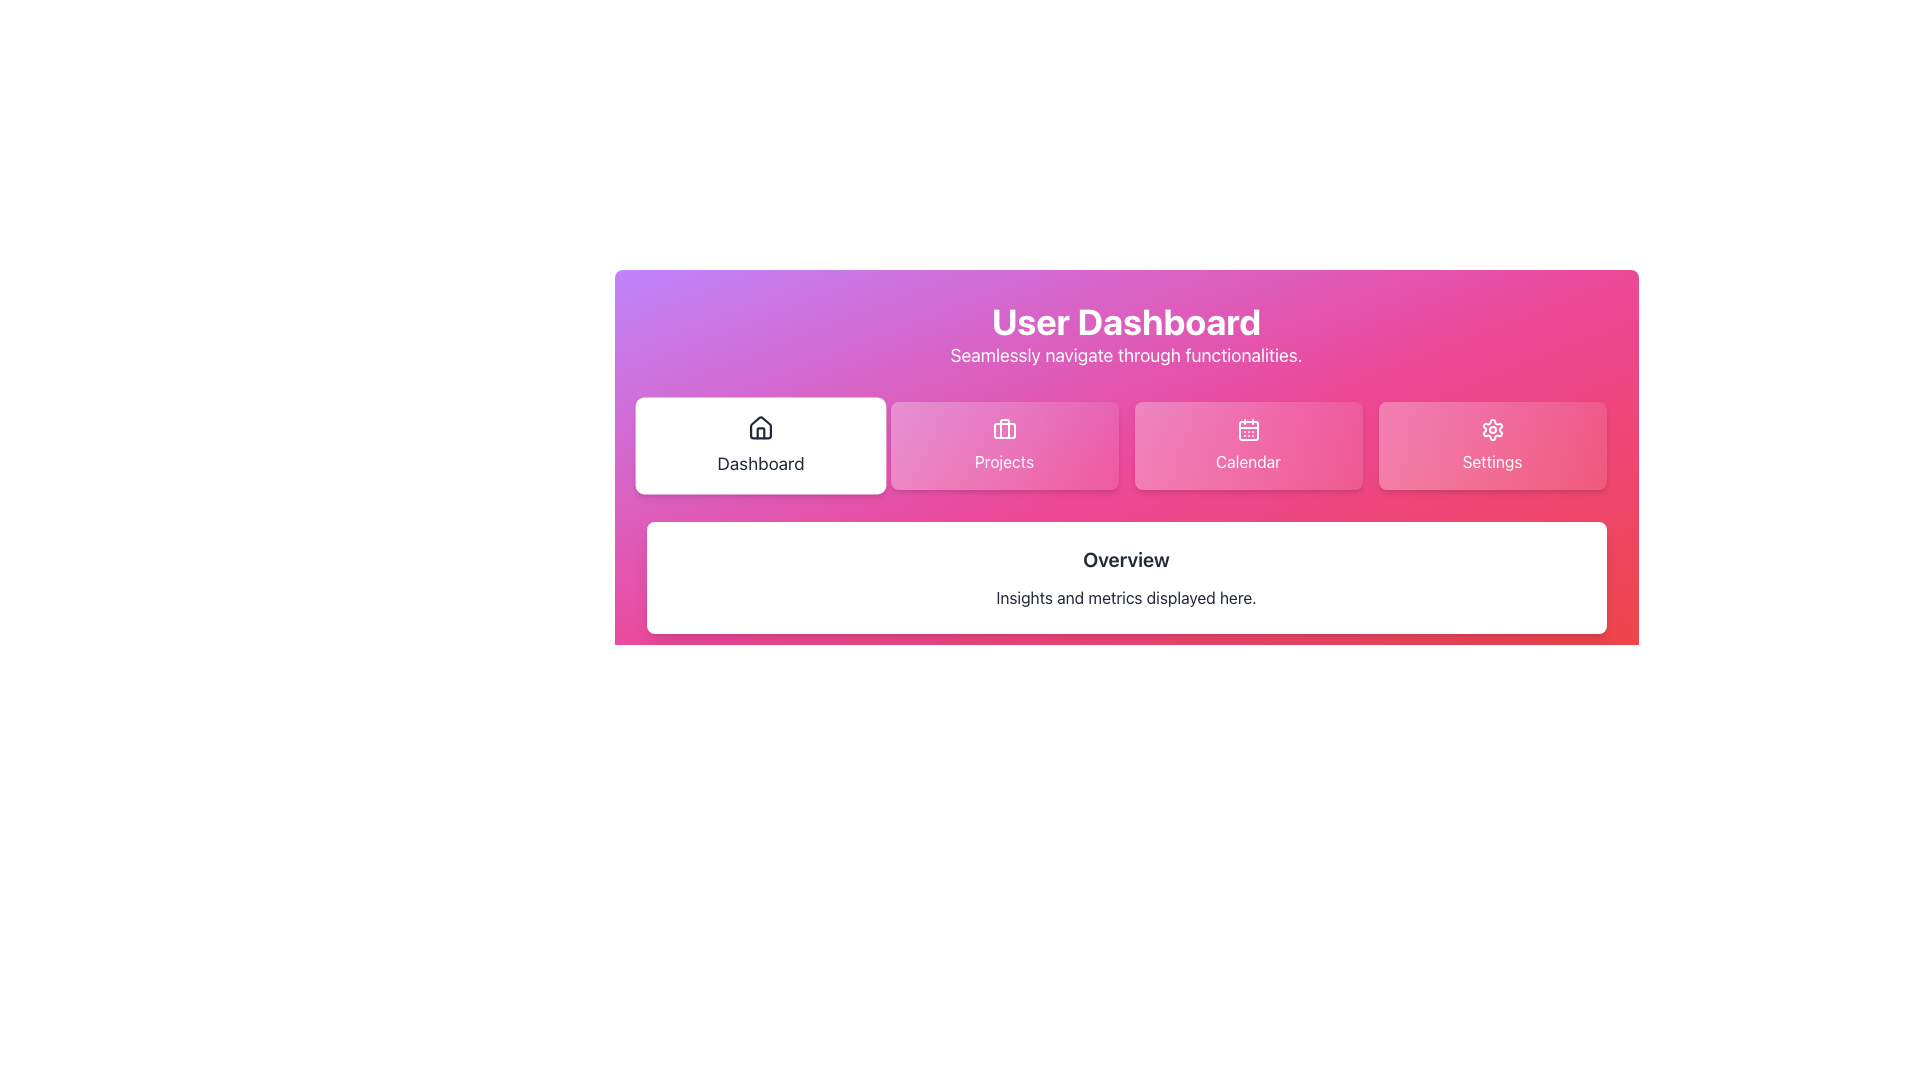 Image resolution: width=1920 pixels, height=1080 pixels. I want to click on the settings icon located in the 'Settings' card on the user dashboard, which provides access to configuration options, so click(1492, 428).